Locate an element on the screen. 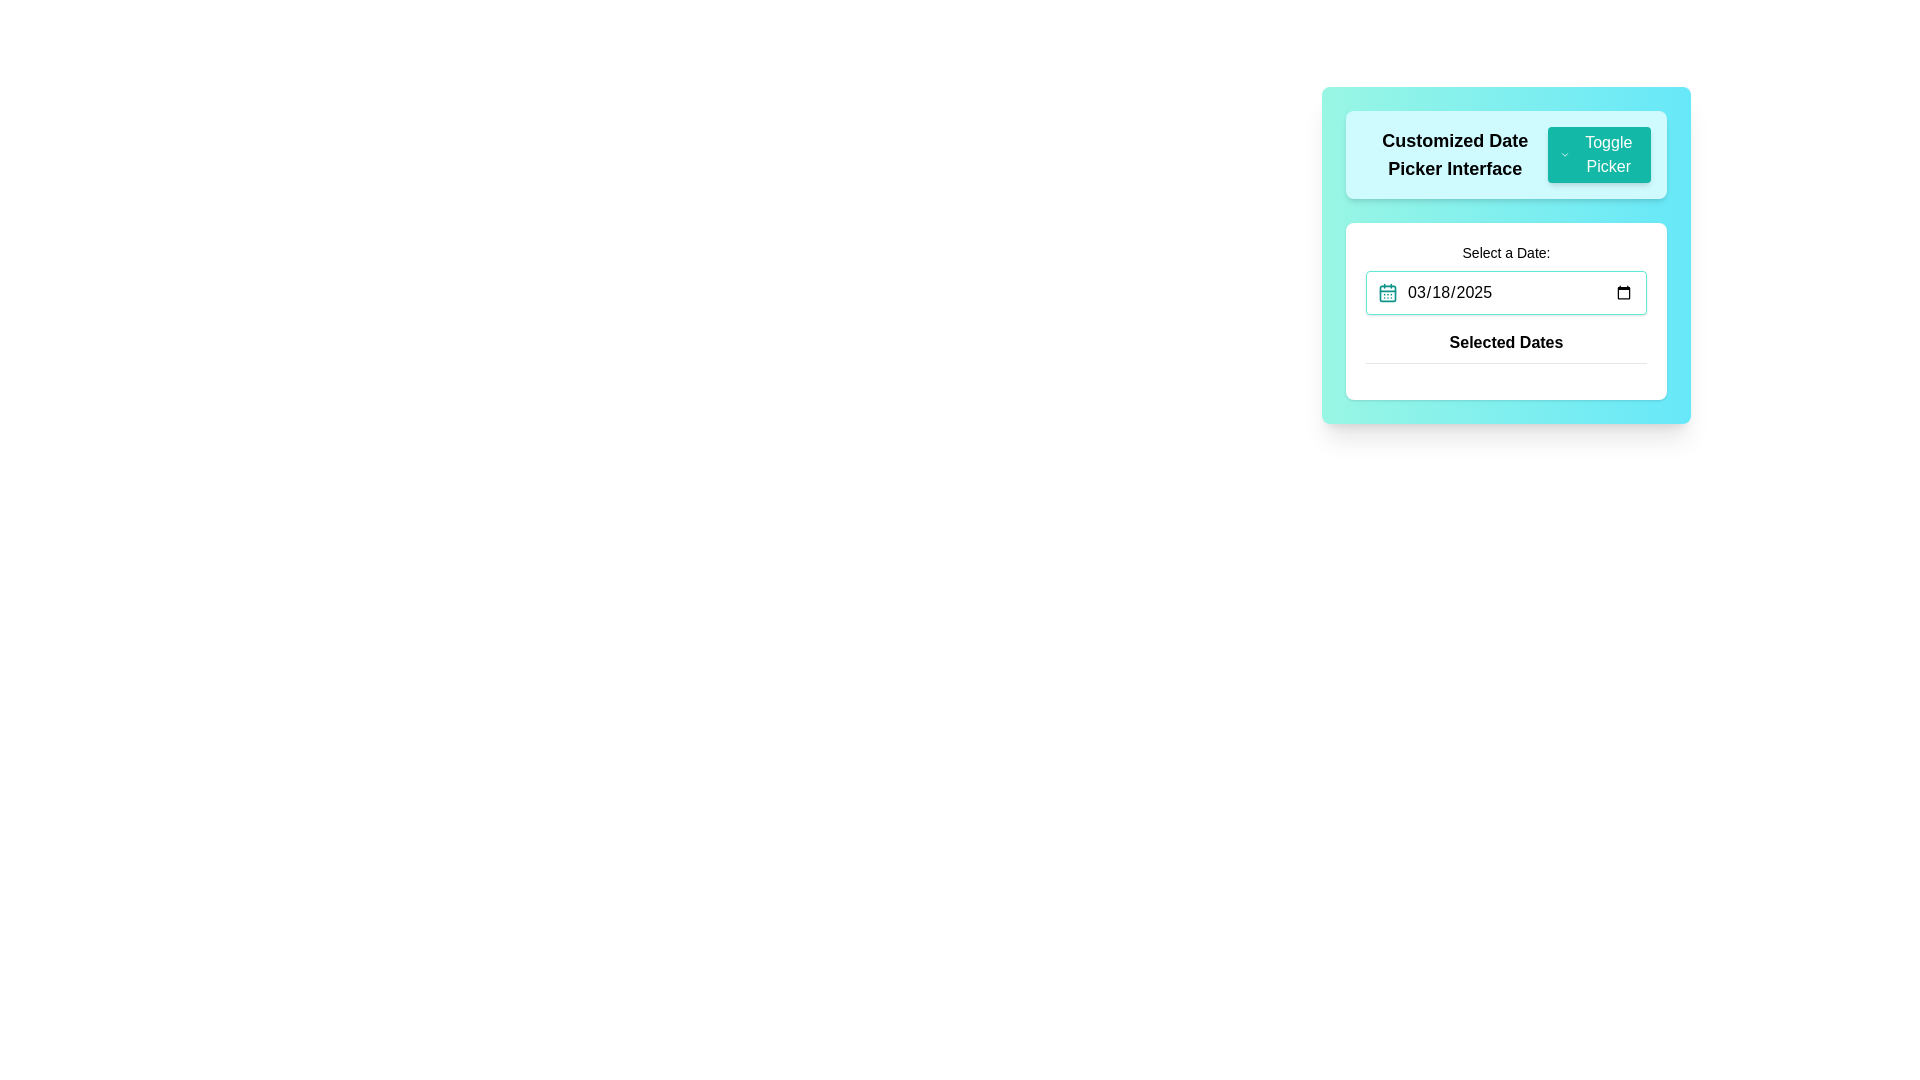 This screenshot has height=1080, width=1920. the calendar icon decoration, which is a rectangle with slightly rounded corners located to the left of the date input field labeled 'Select a Date' is located at coordinates (1386, 293).